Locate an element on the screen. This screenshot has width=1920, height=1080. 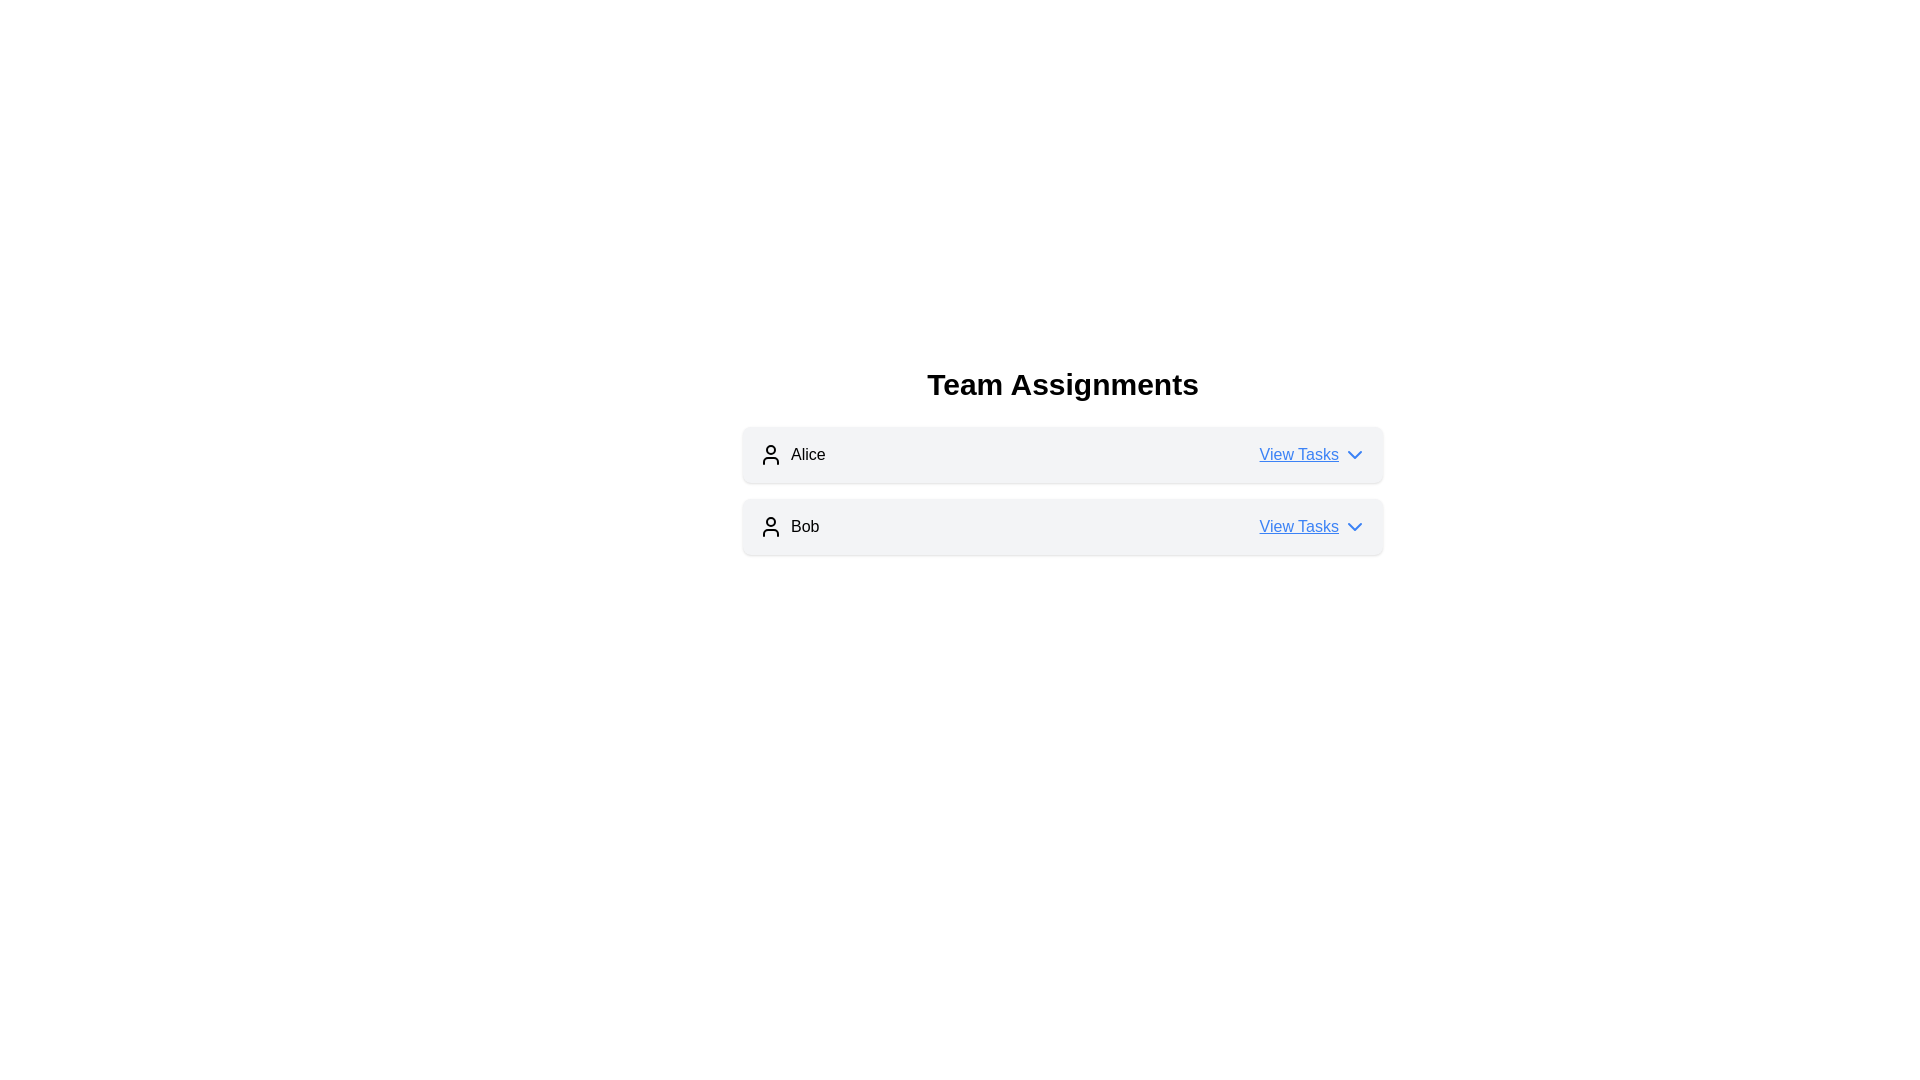
the text 'Alice' styled in black, which is located to the right of a user icon in the first row of a vertically arranged list is located at coordinates (808, 455).